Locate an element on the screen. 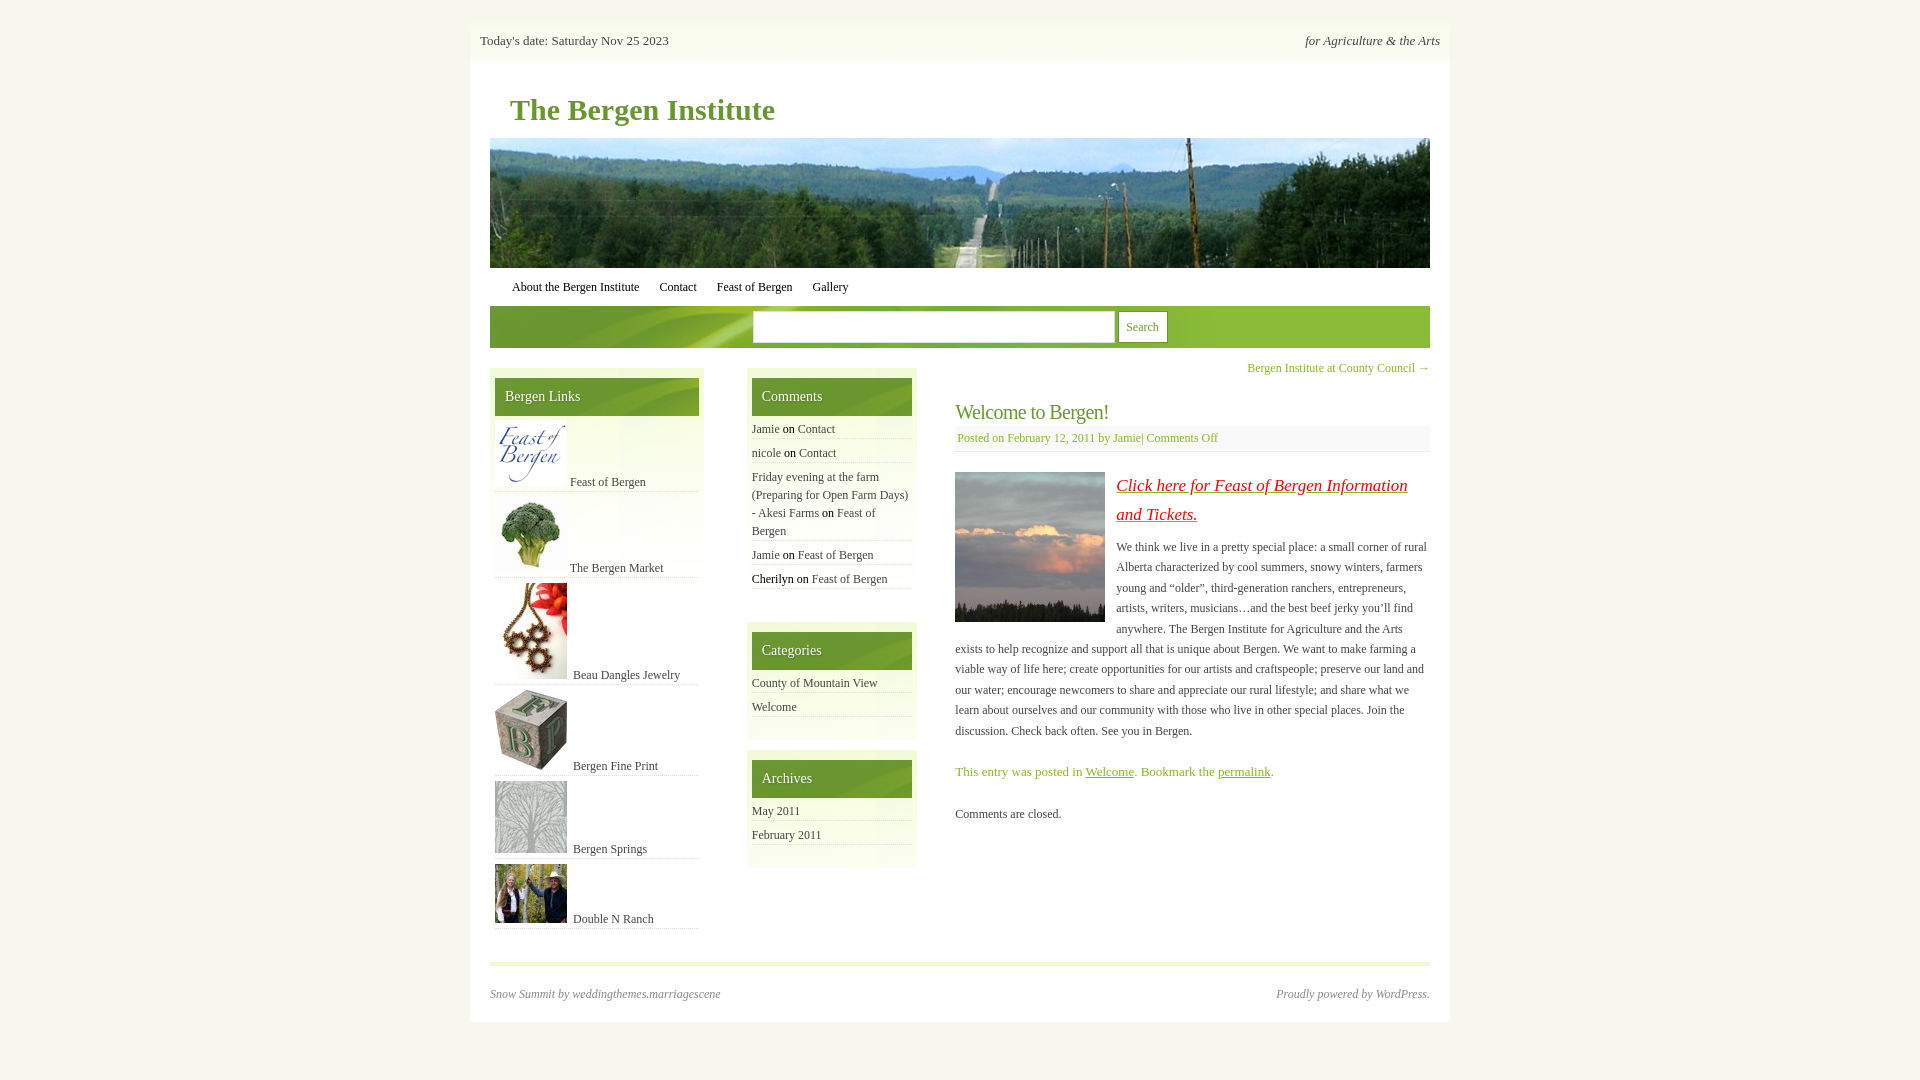 The image size is (1920, 1080). 'May 2011' is located at coordinates (775, 810).